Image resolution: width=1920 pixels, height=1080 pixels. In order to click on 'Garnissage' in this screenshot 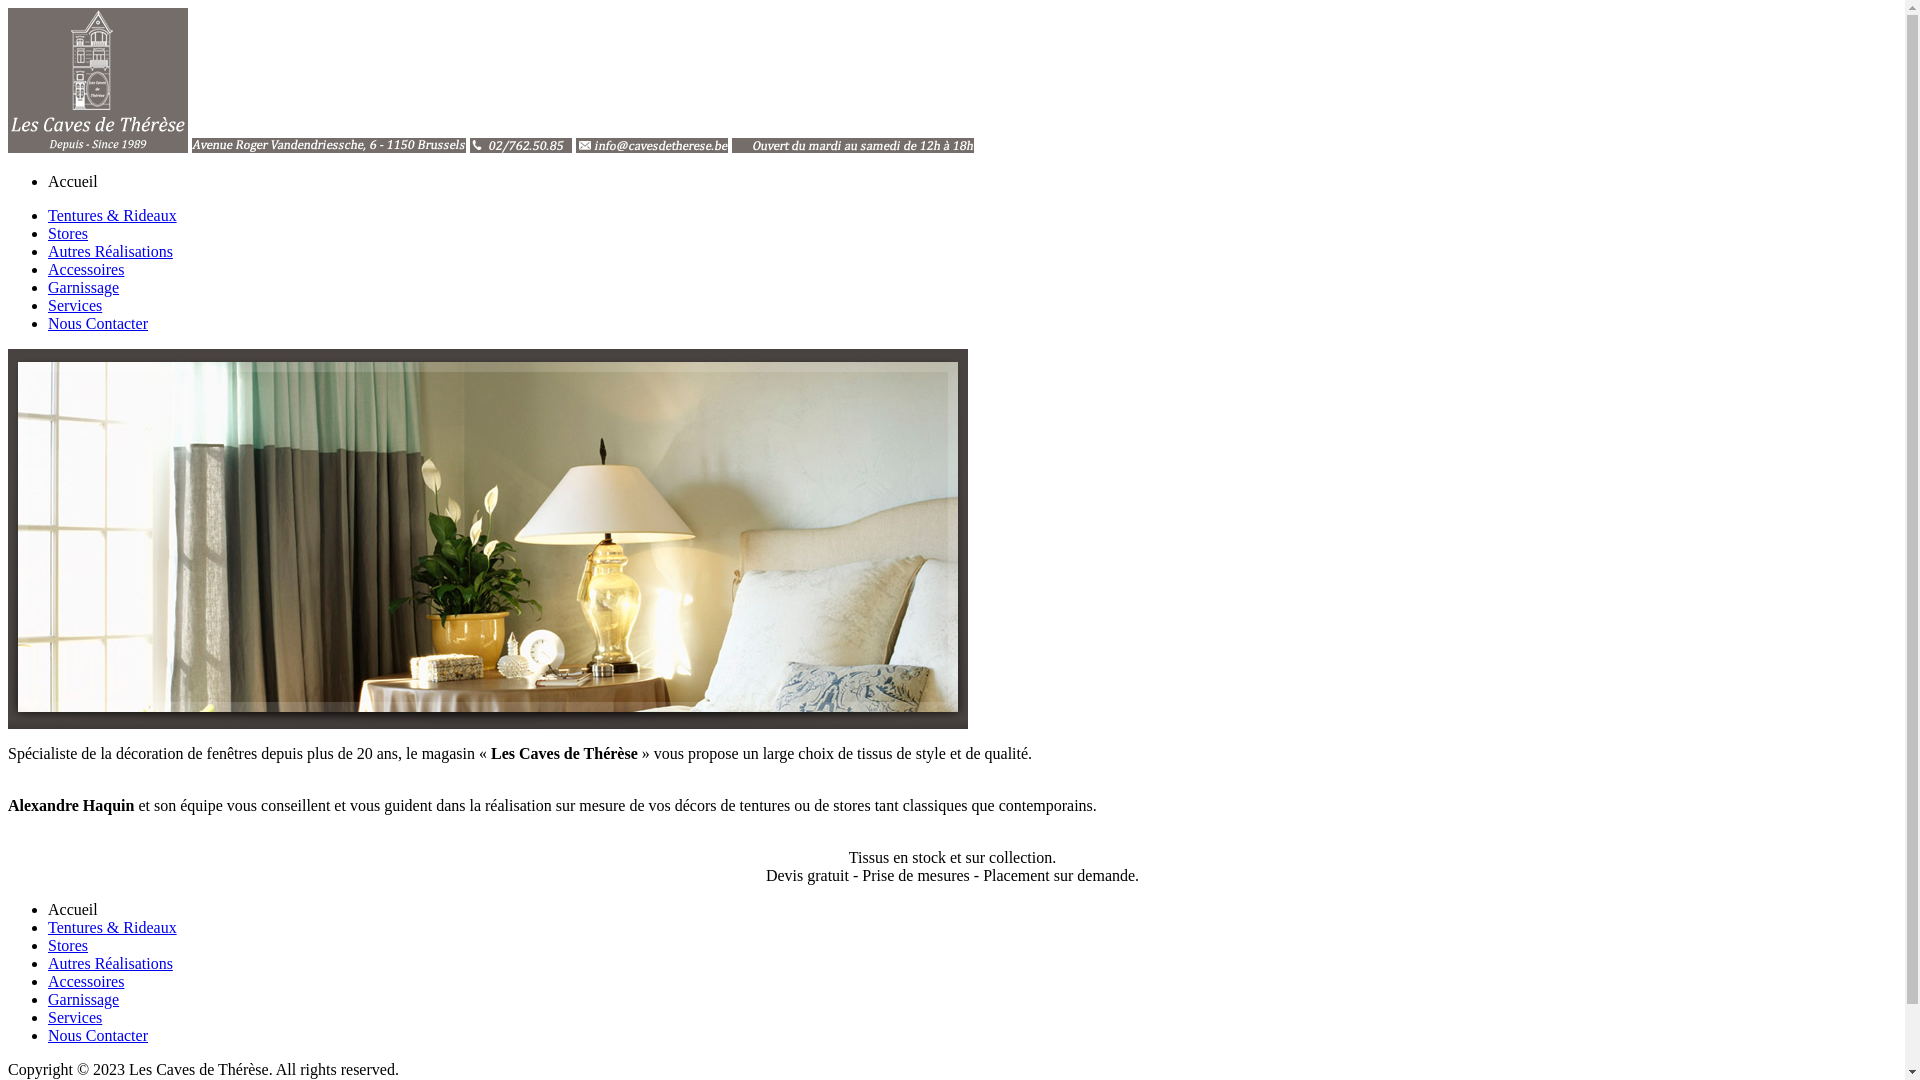, I will do `click(48, 999)`.